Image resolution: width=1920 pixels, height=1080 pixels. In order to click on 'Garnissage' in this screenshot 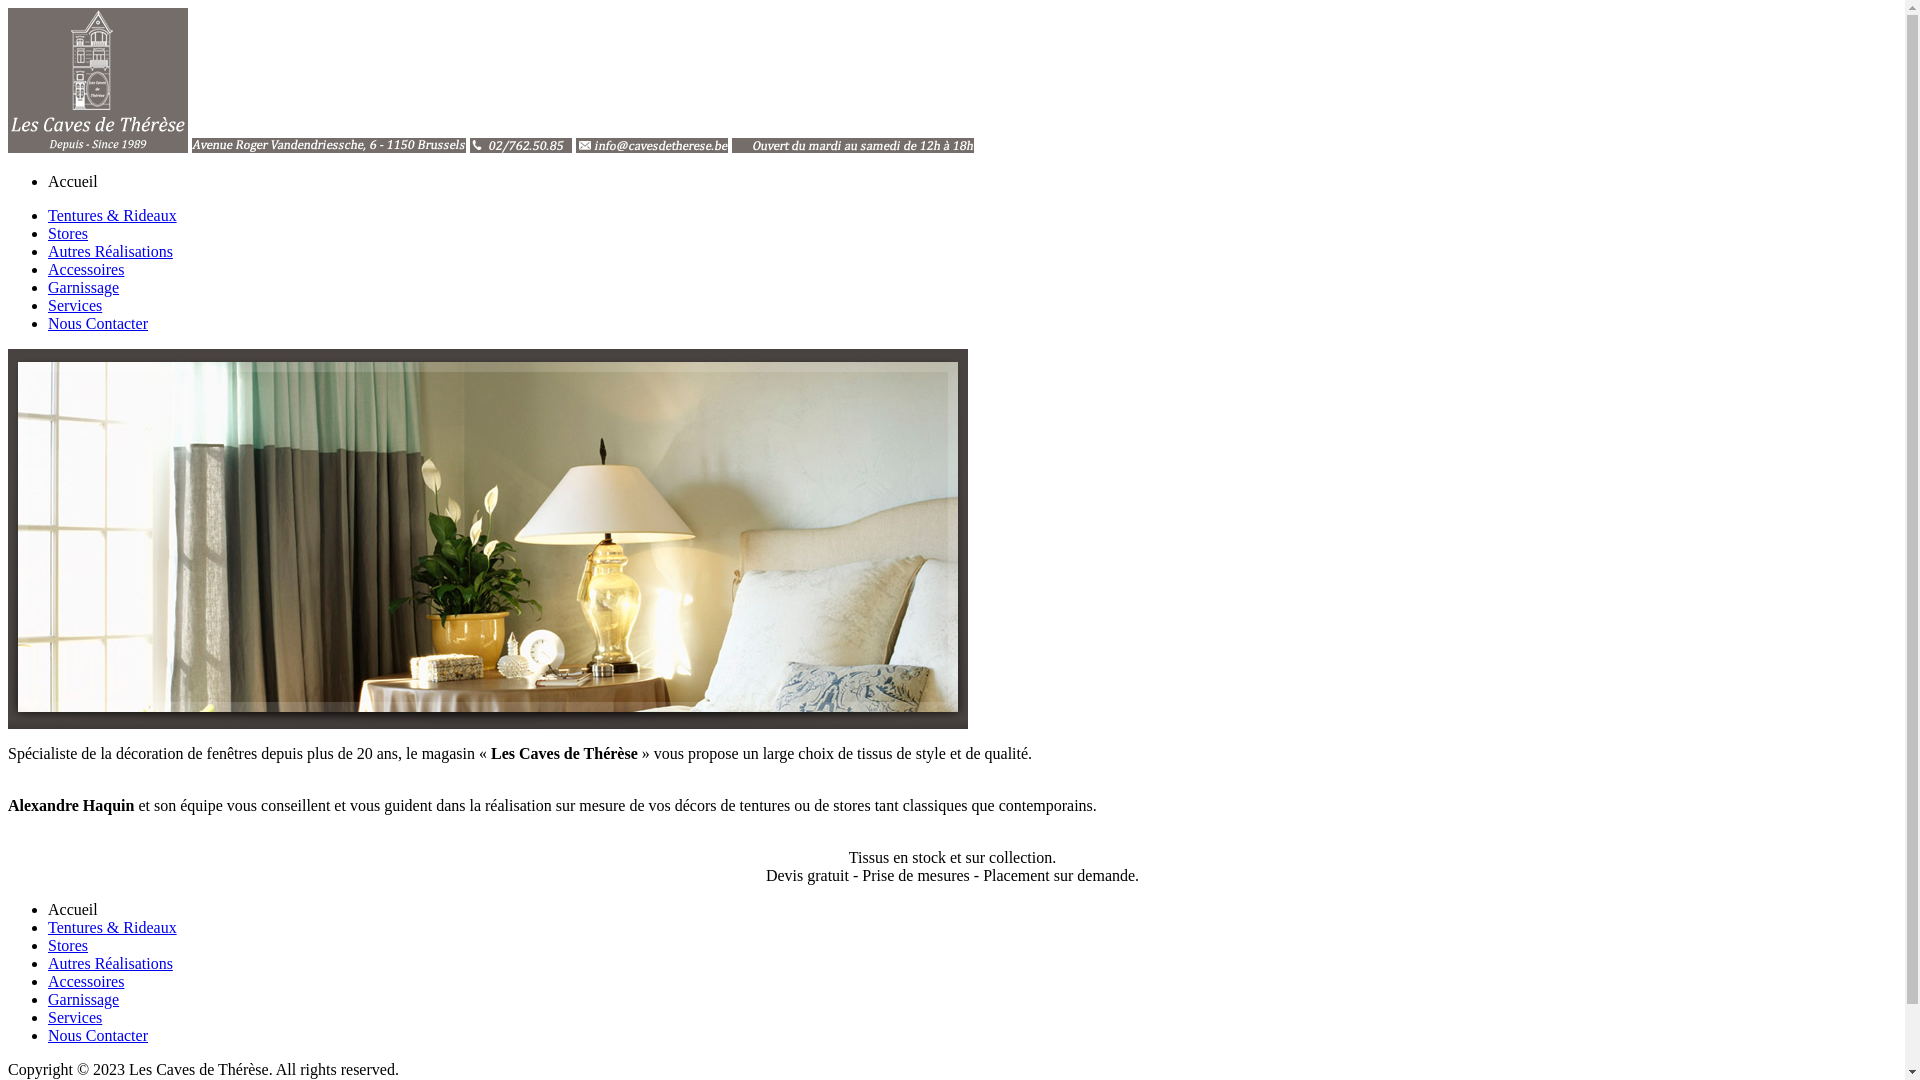, I will do `click(48, 999)`.